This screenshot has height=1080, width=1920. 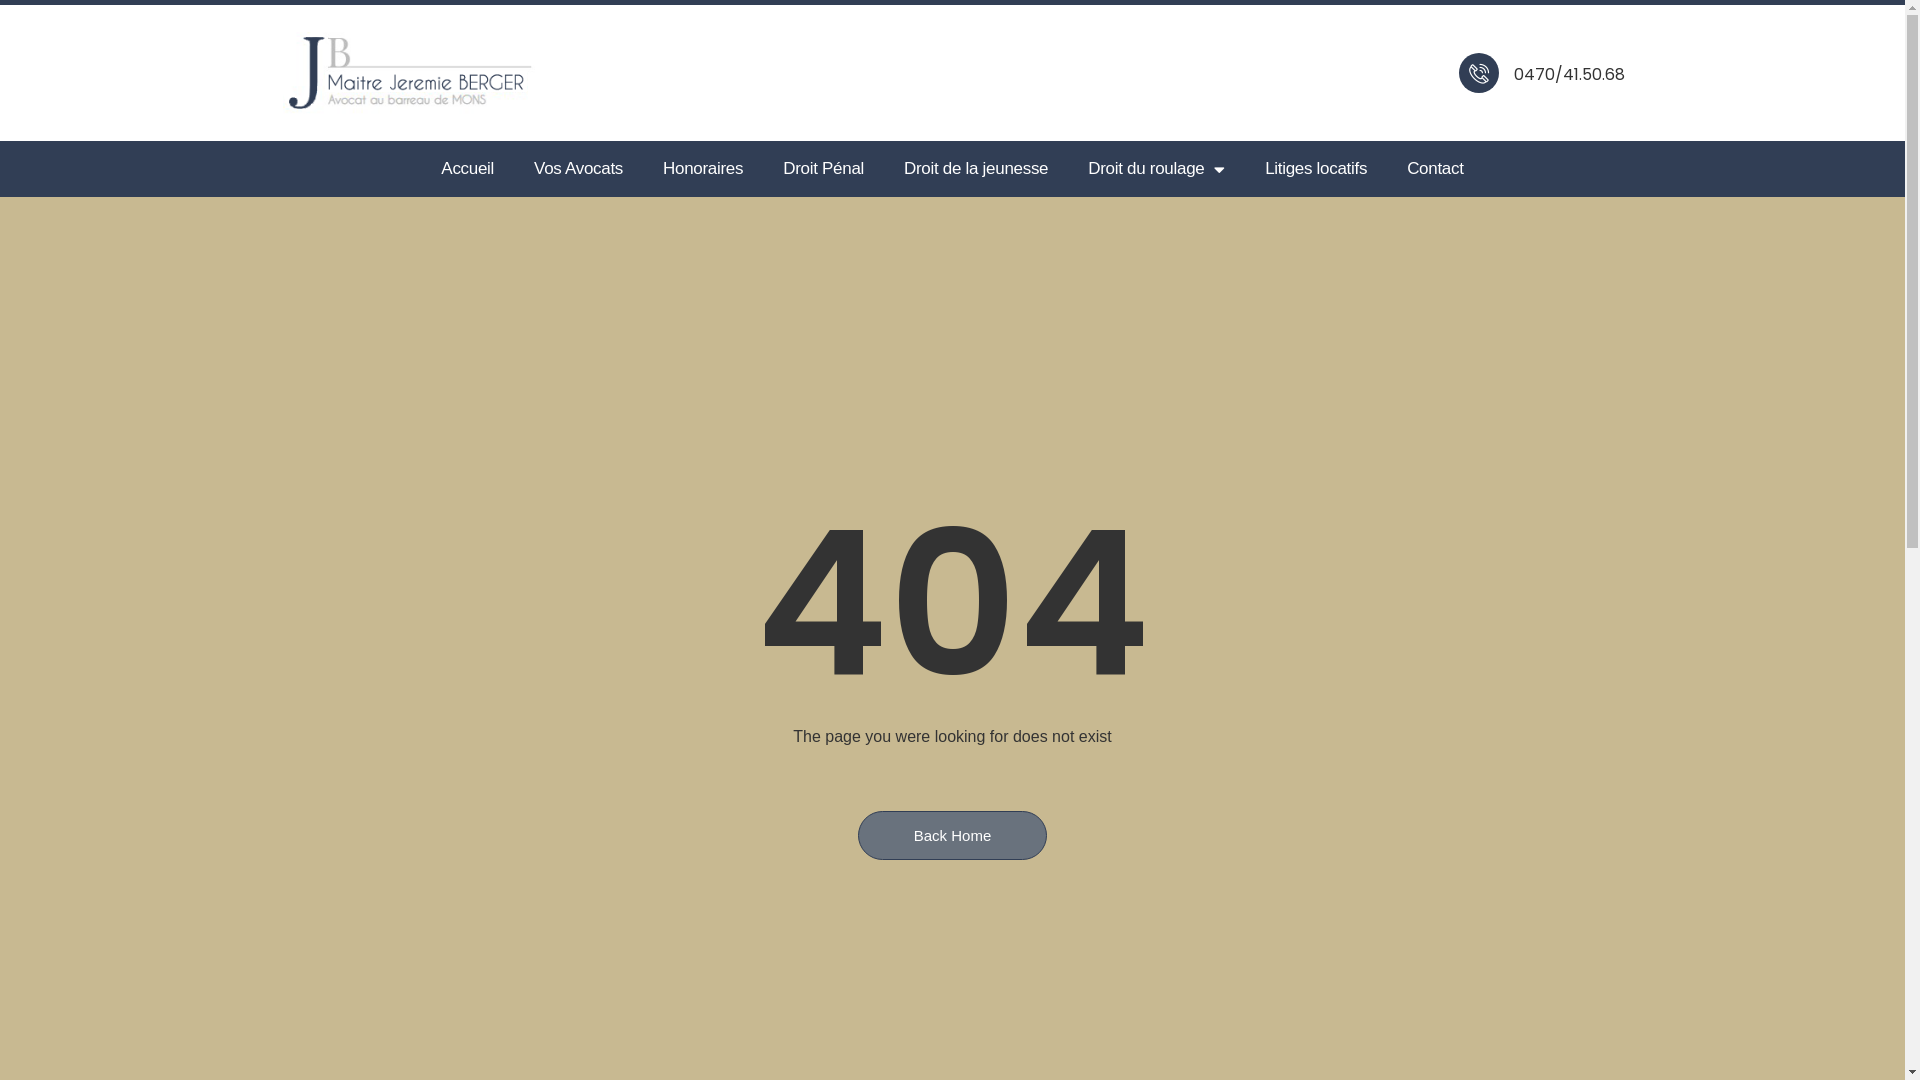 I want to click on 'Vos Avocats', so click(x=577, y=168).